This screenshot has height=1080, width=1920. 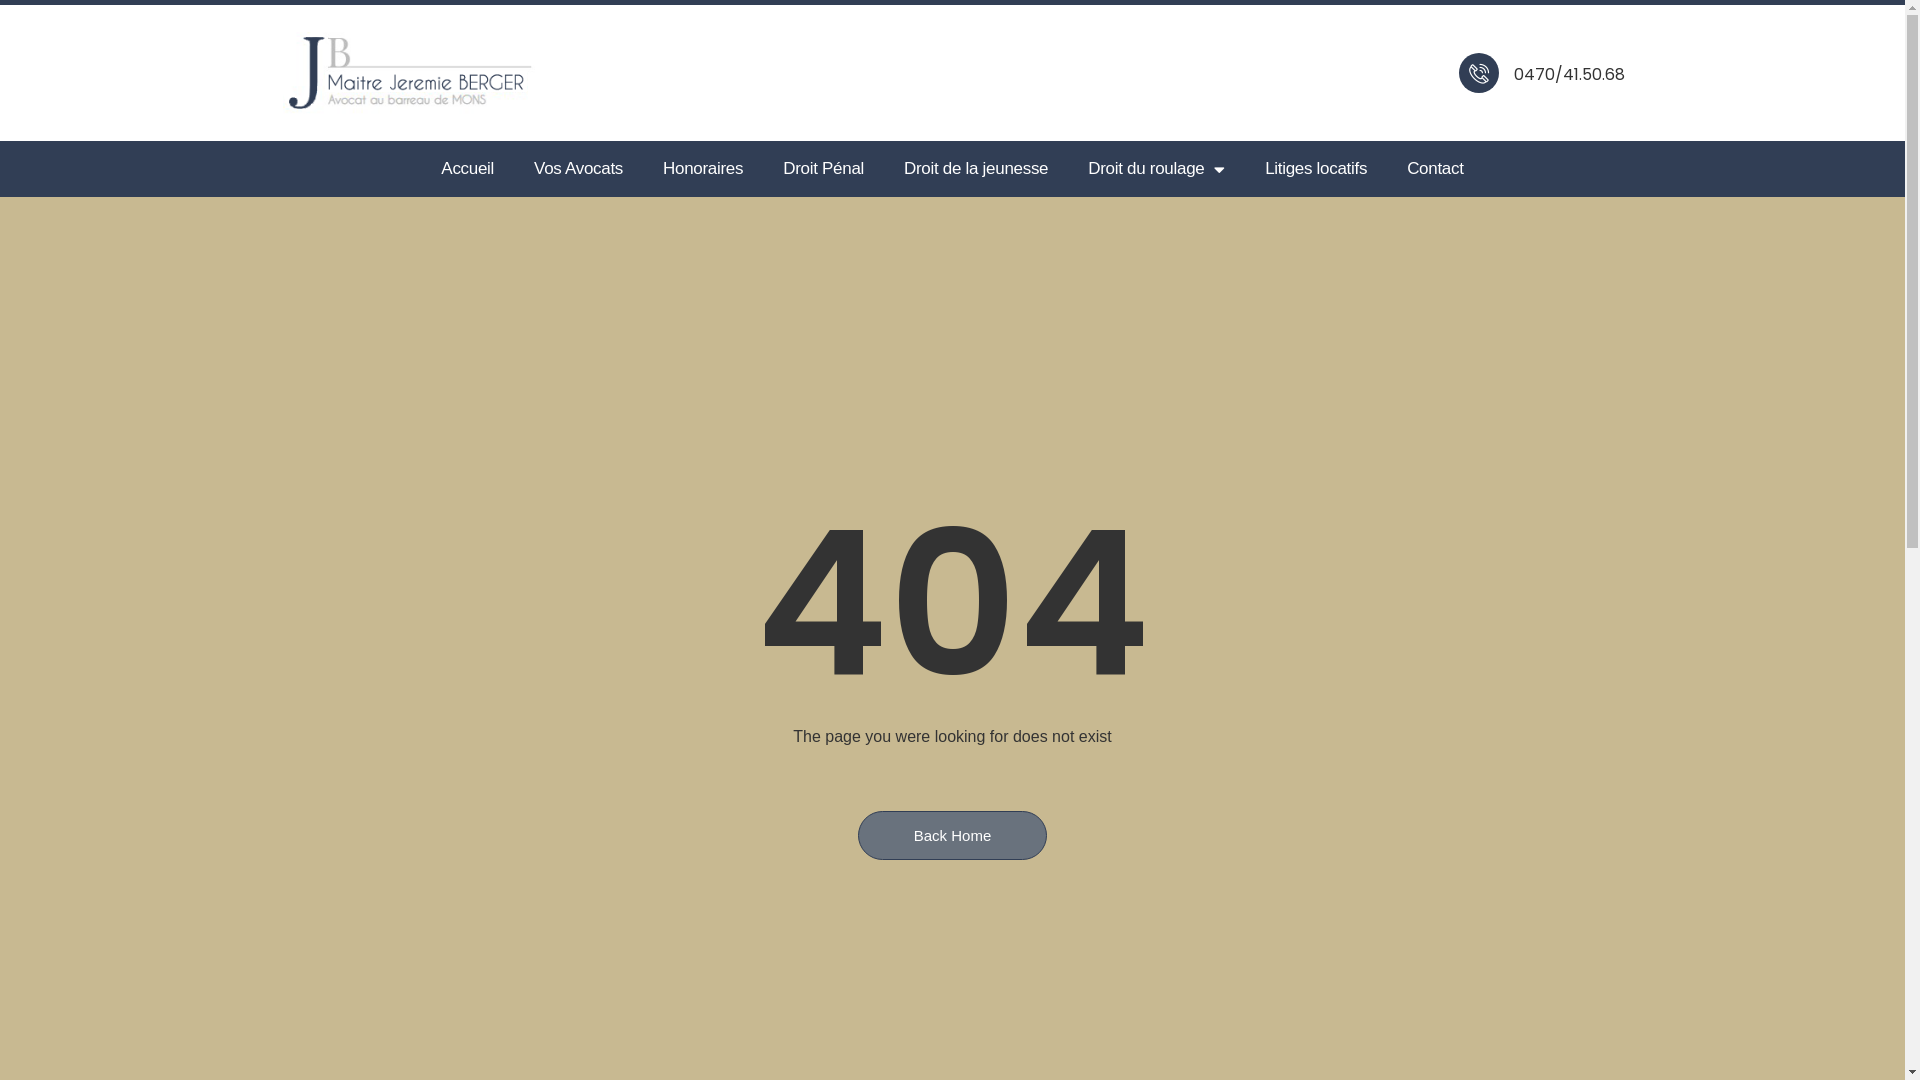 I want to click on 'Vos Avocats', so click(x=577, y=168).